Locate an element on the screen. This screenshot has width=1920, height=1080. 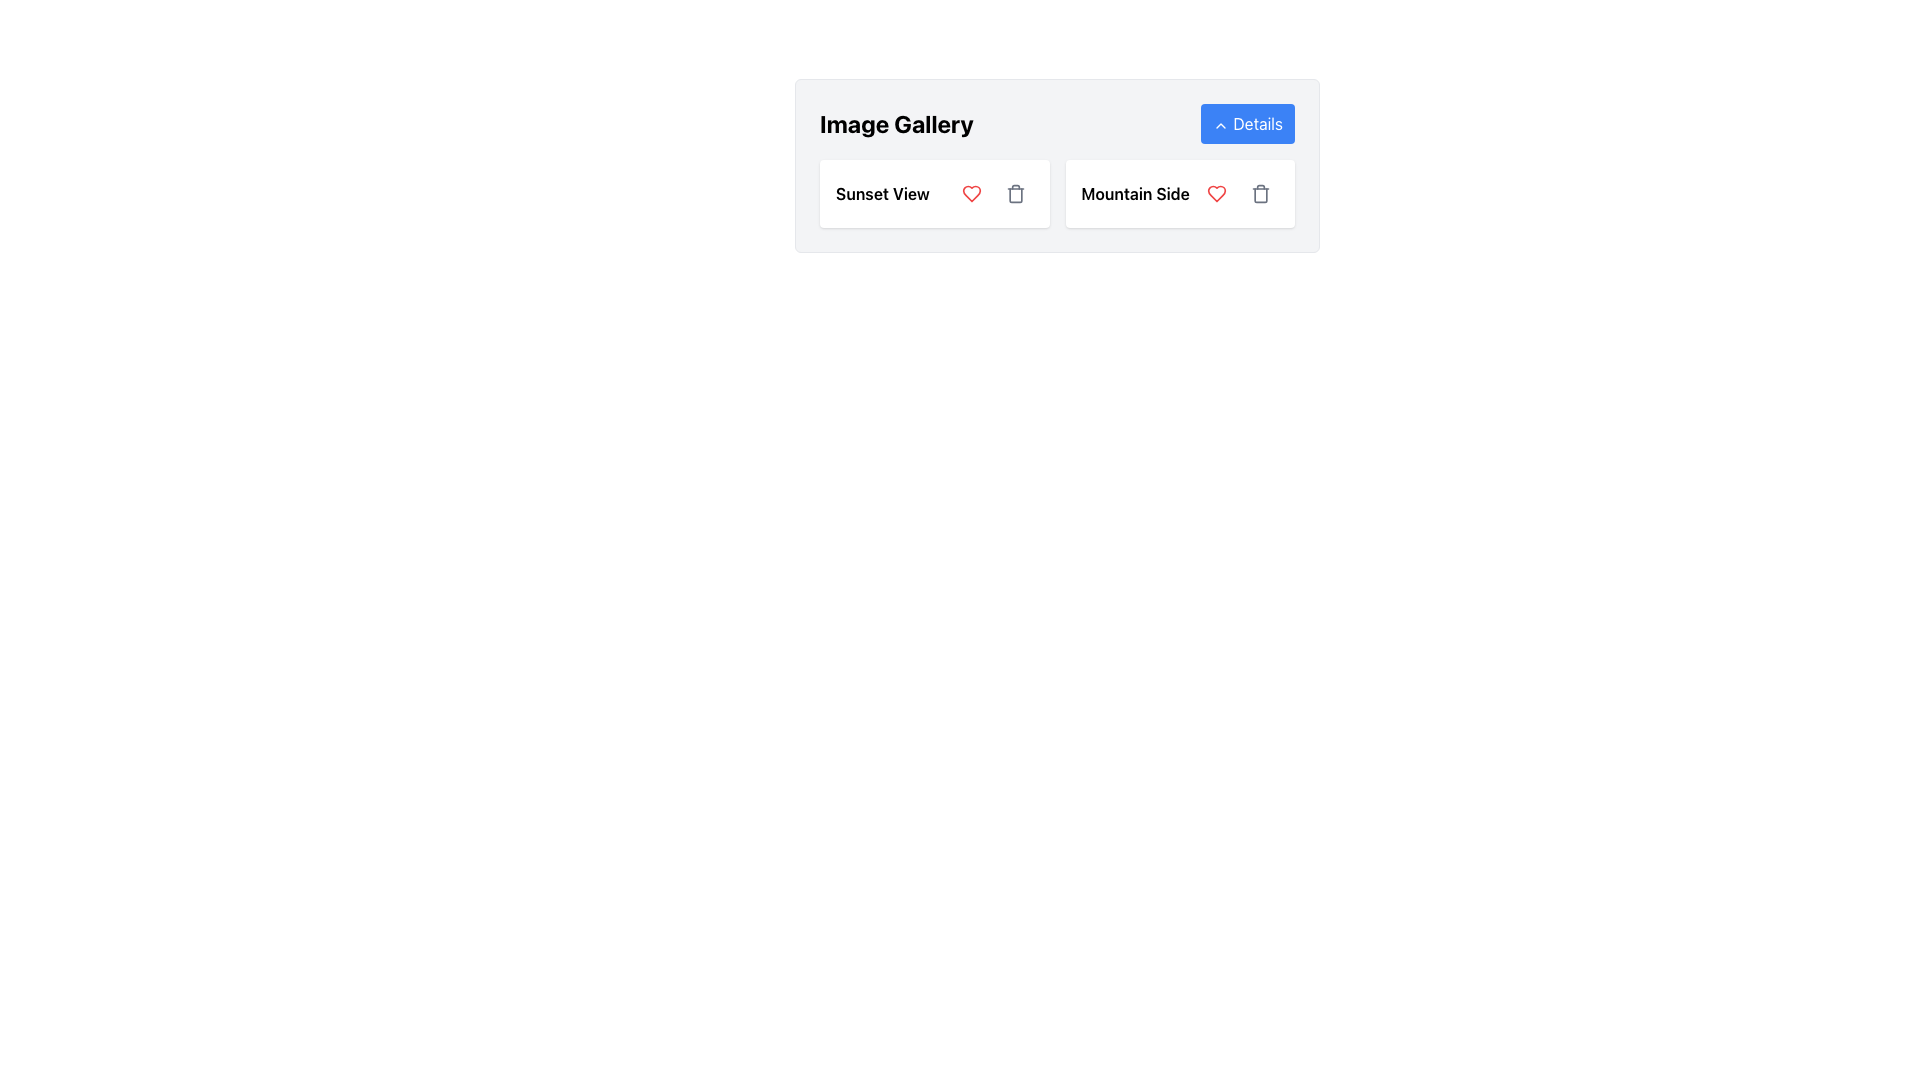
the second interactive heart-shaped icon within the 'Mountain Side' card is located at coordinates (1216, 193).